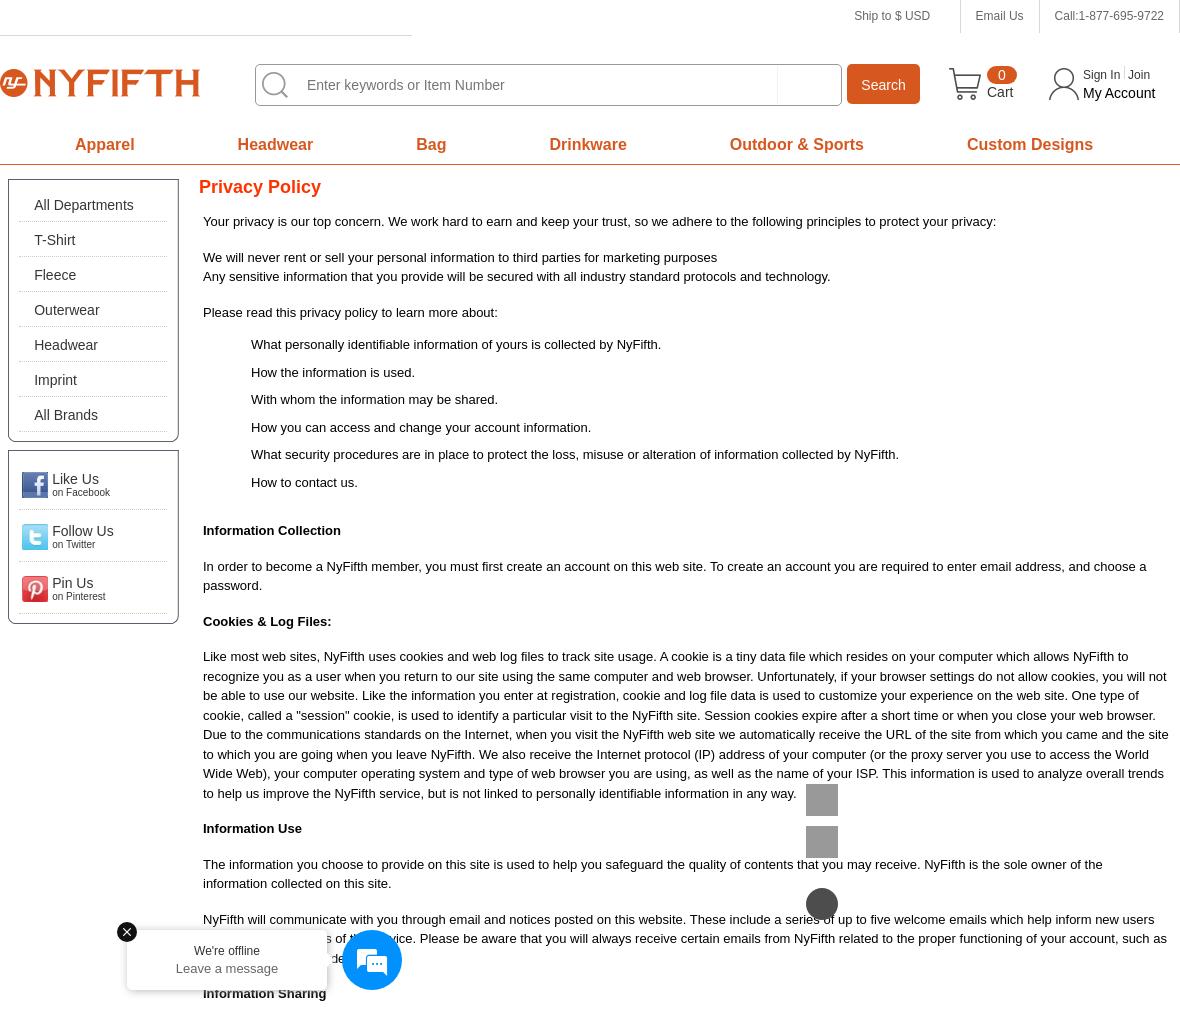  I want to click on 'Information Collection', so click(271, 530).